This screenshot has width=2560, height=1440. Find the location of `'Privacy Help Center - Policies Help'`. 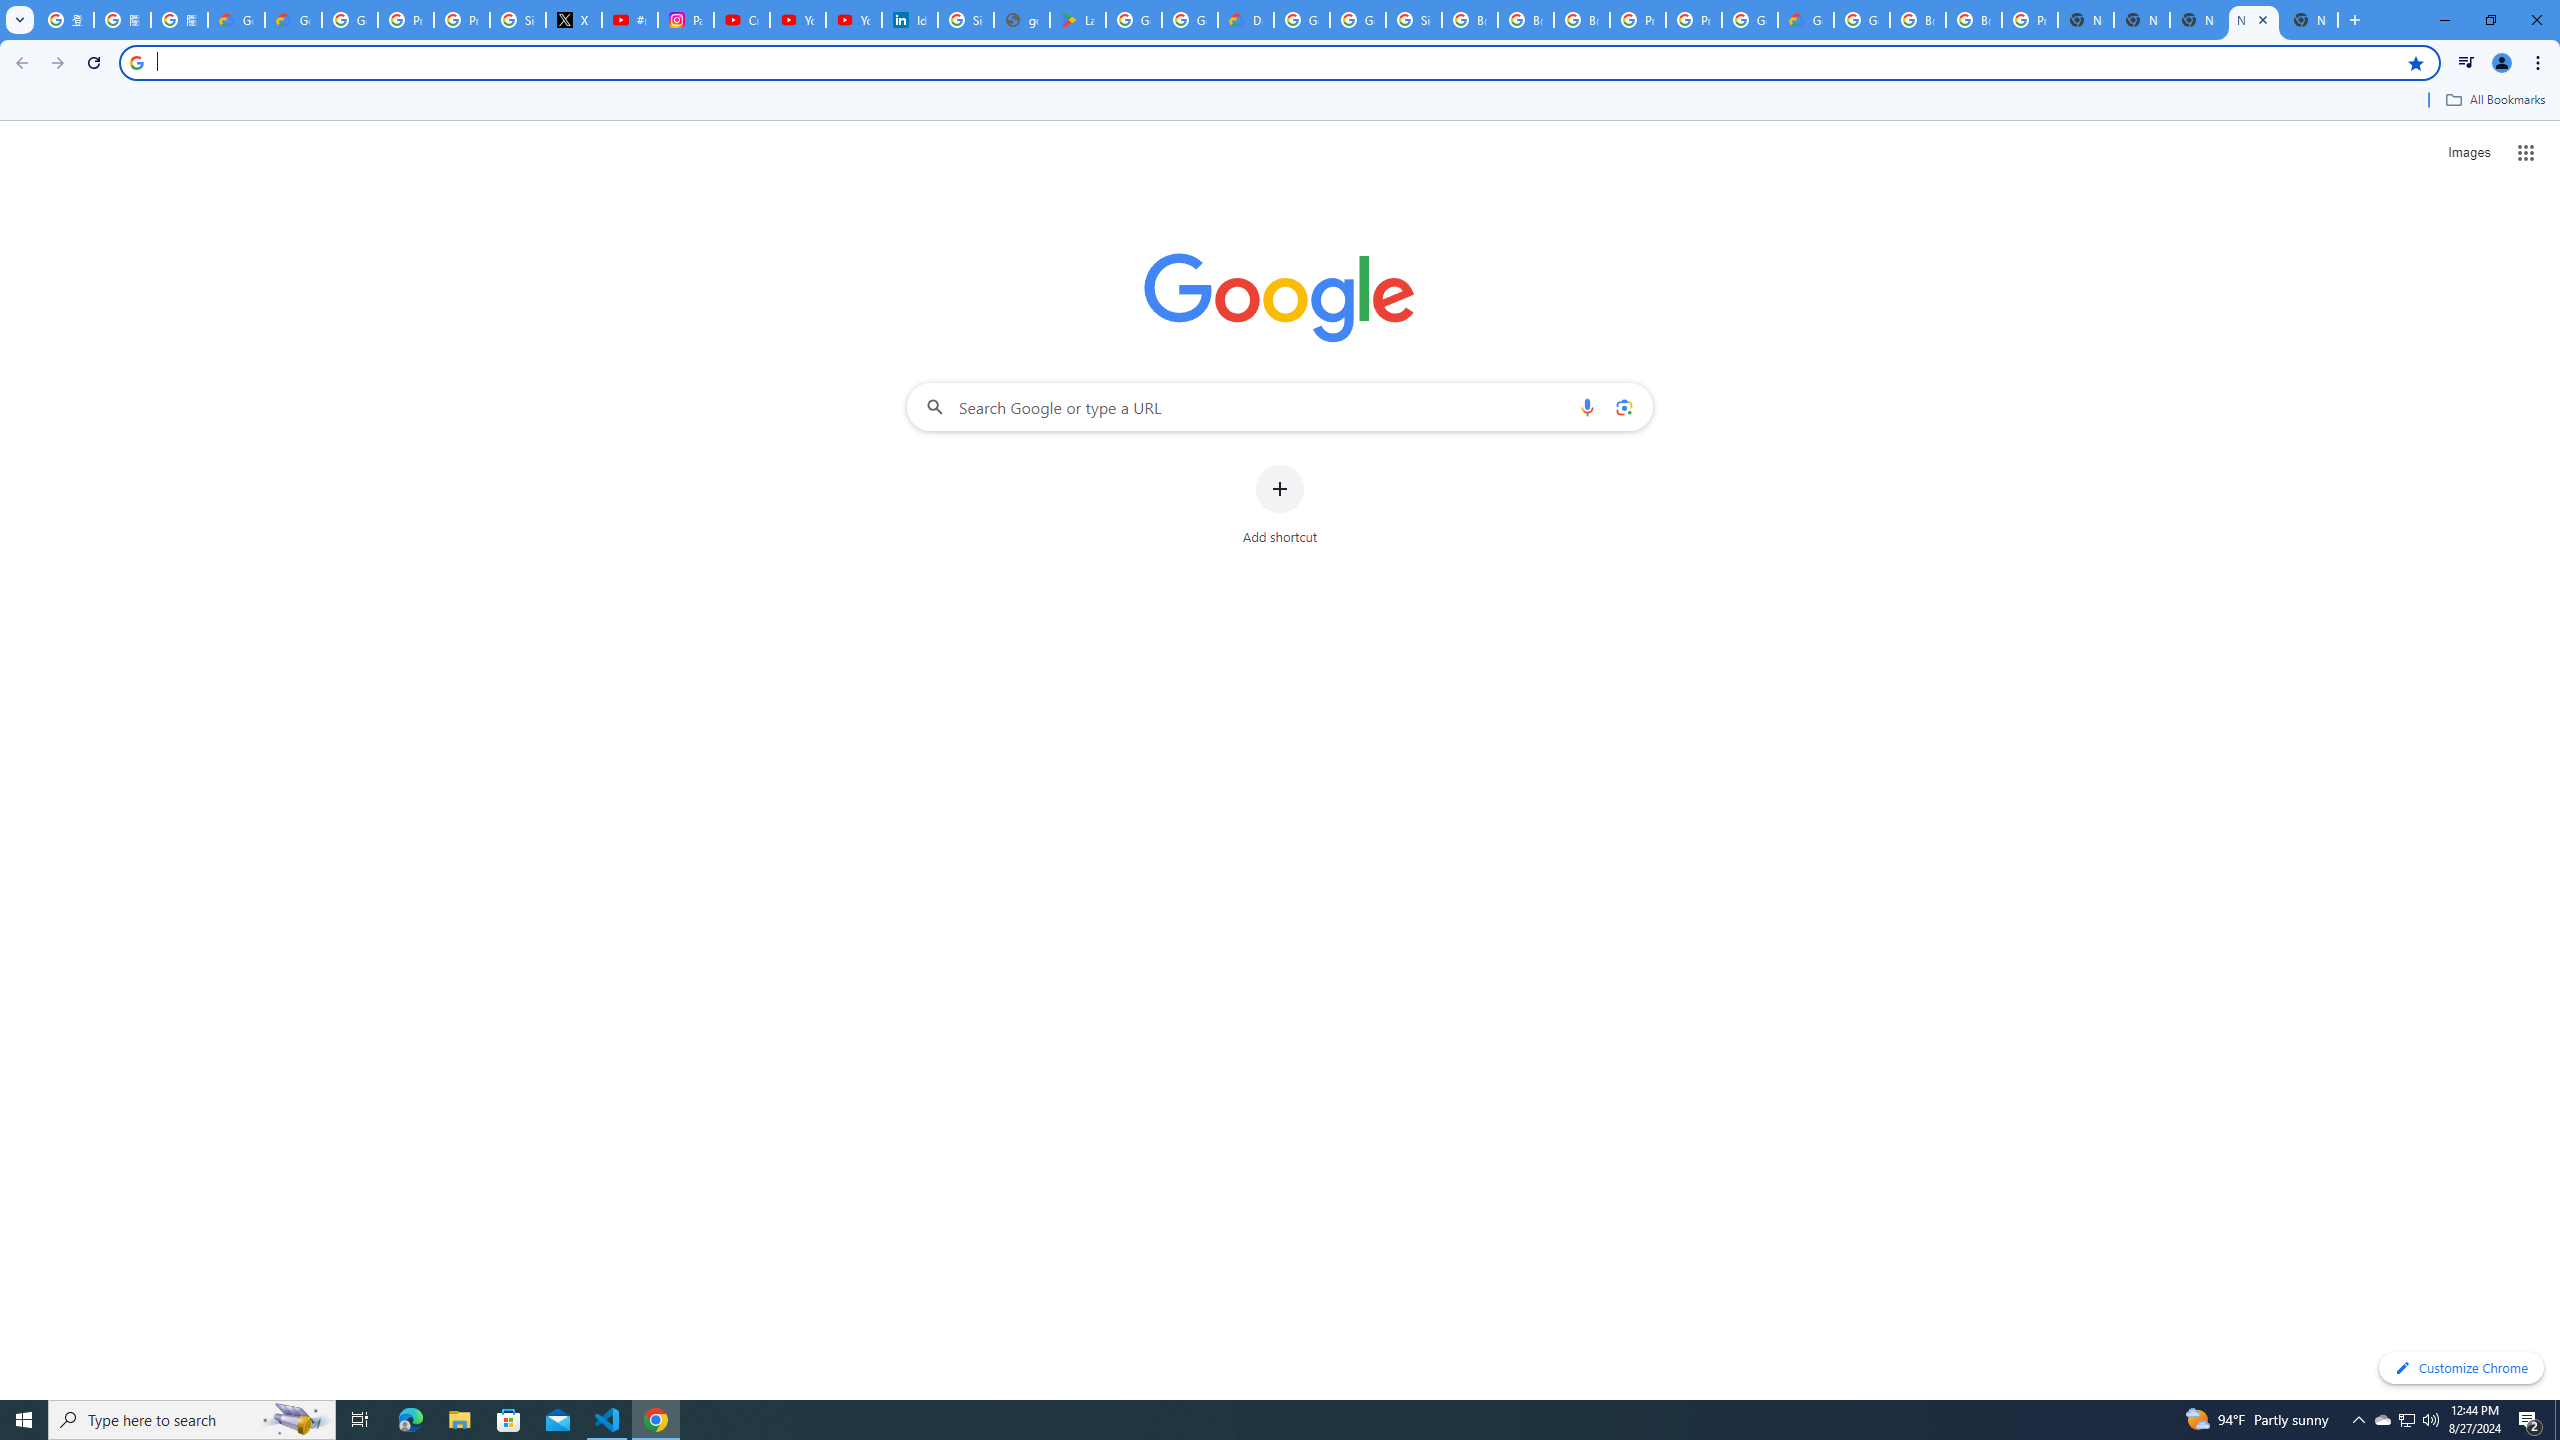

'Privacy Help Center - Policies Help' is located at coordinates (404, 19).